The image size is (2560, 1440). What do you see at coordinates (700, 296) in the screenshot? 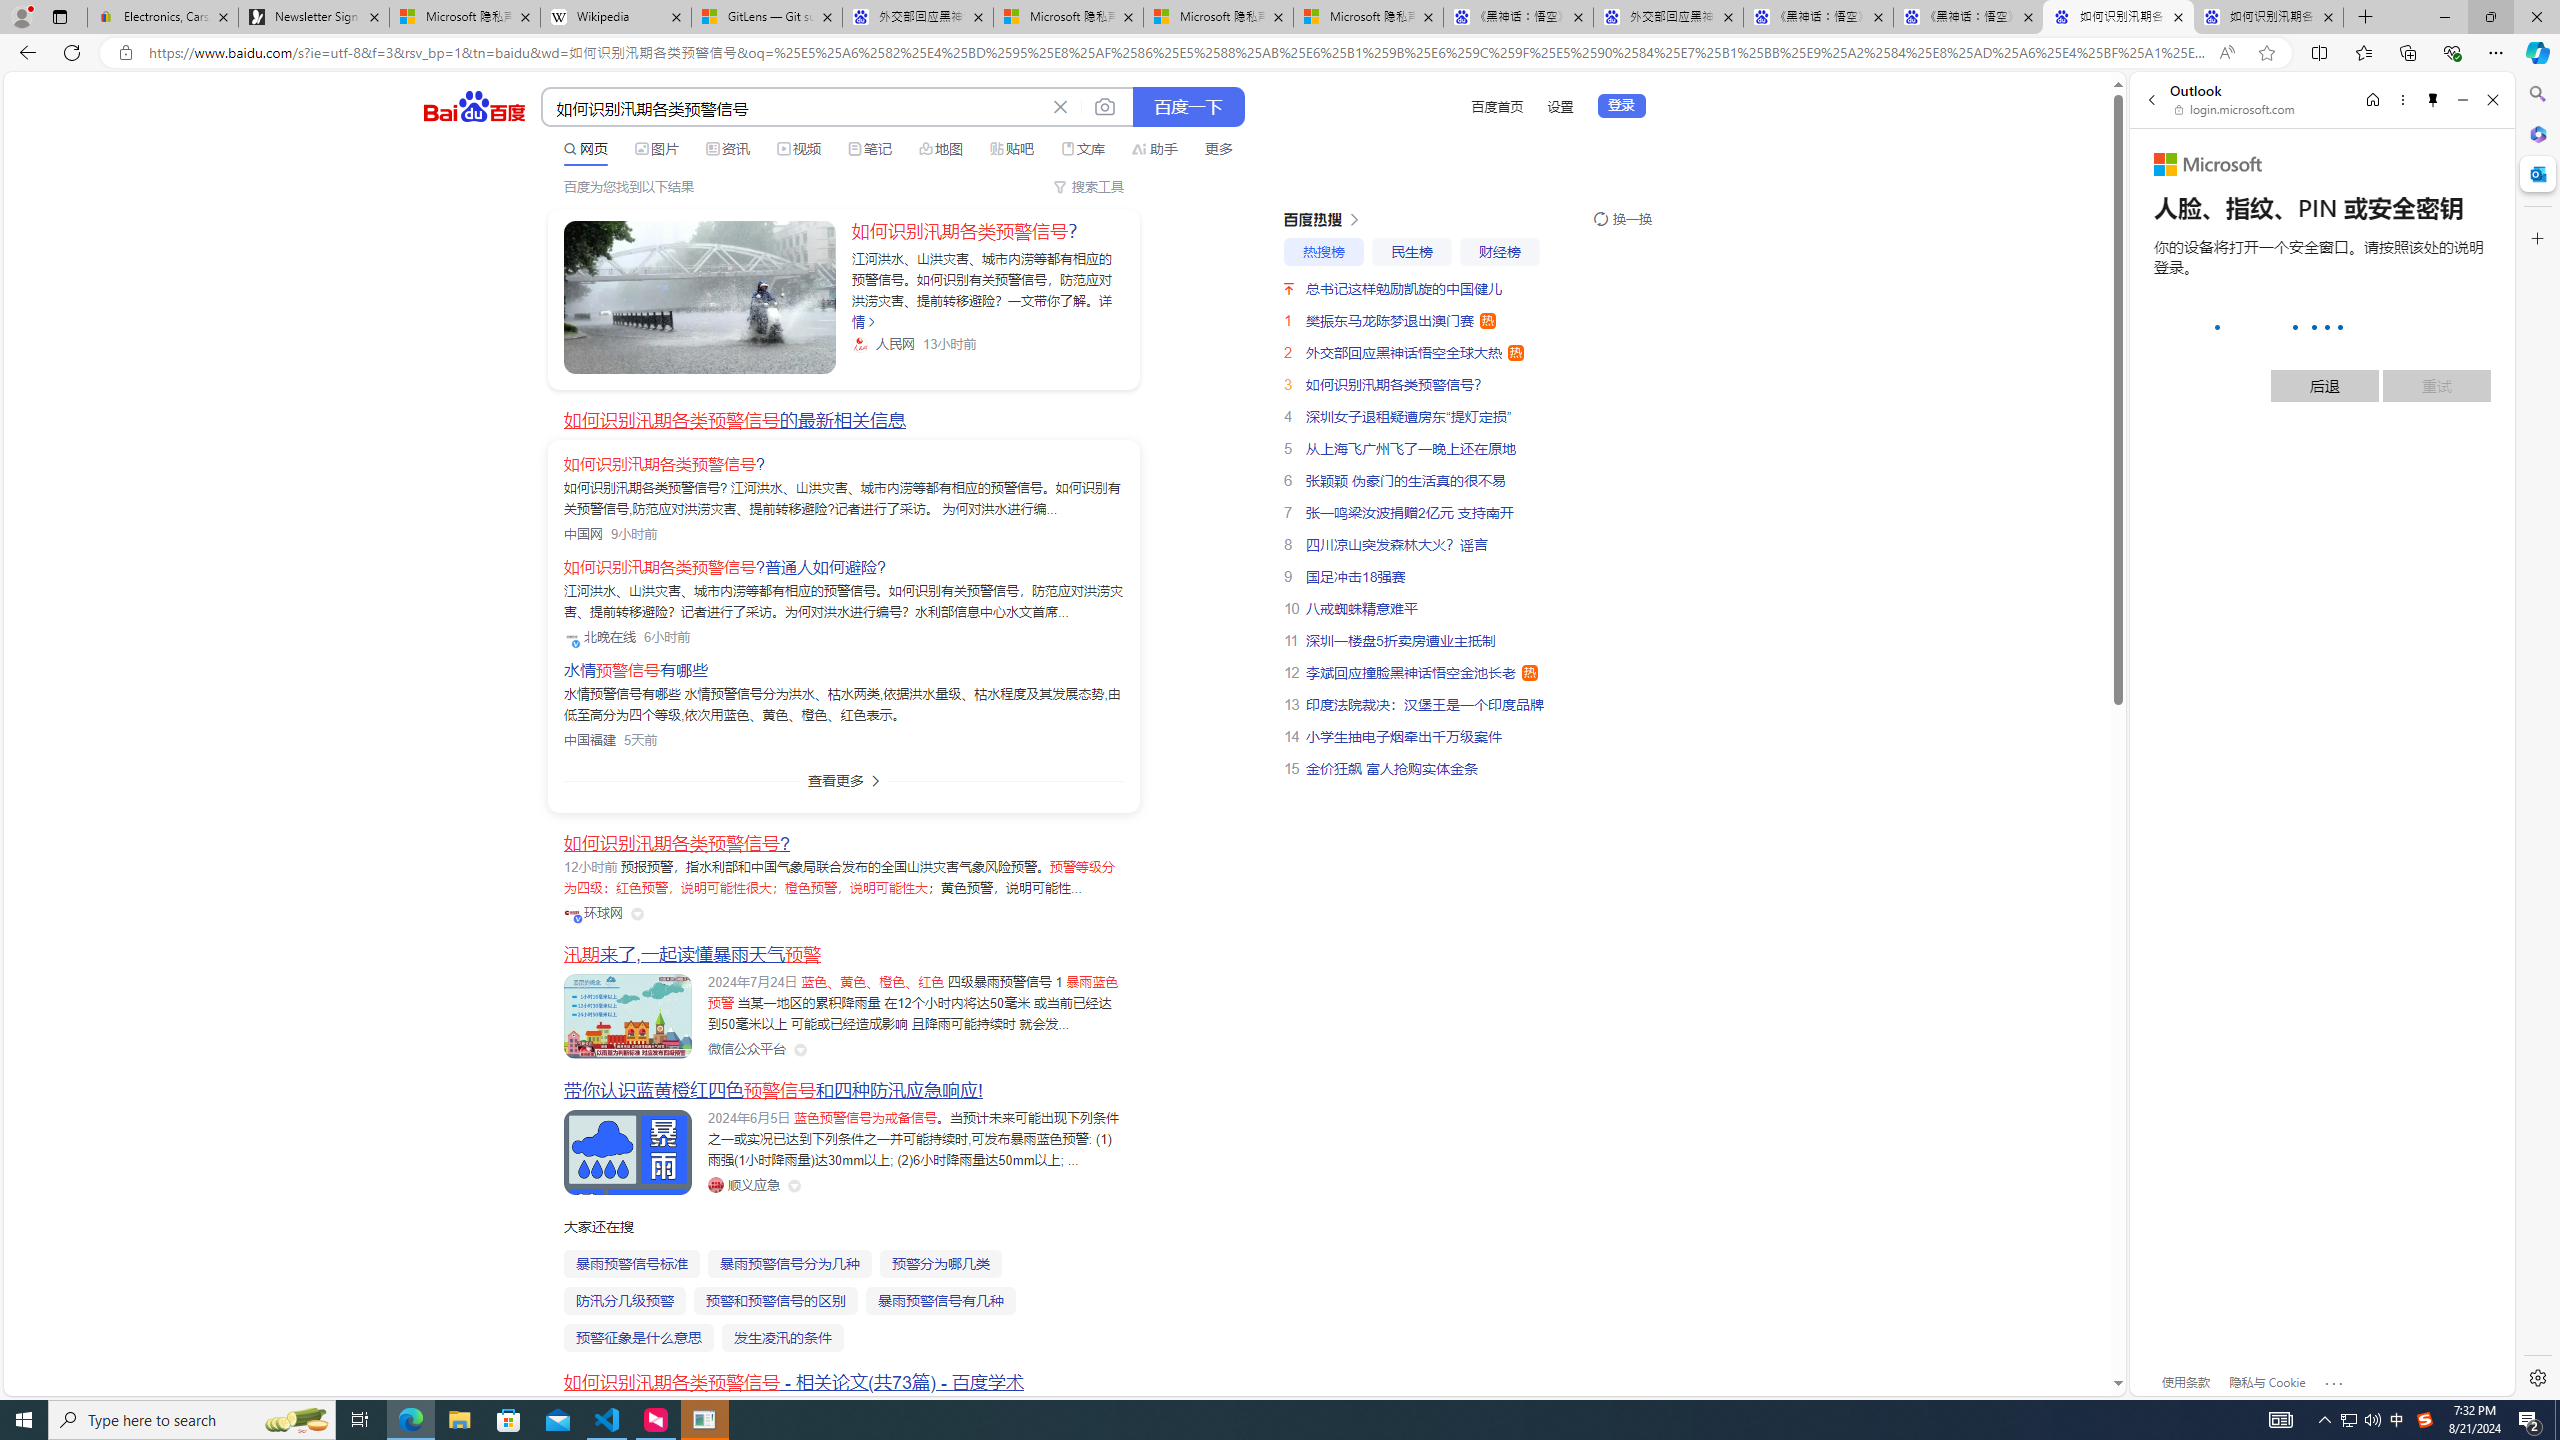
I see `'Class: sc-link _link_kwqvb_2 -v-color-primary block'` at bounding box center [700, 296].